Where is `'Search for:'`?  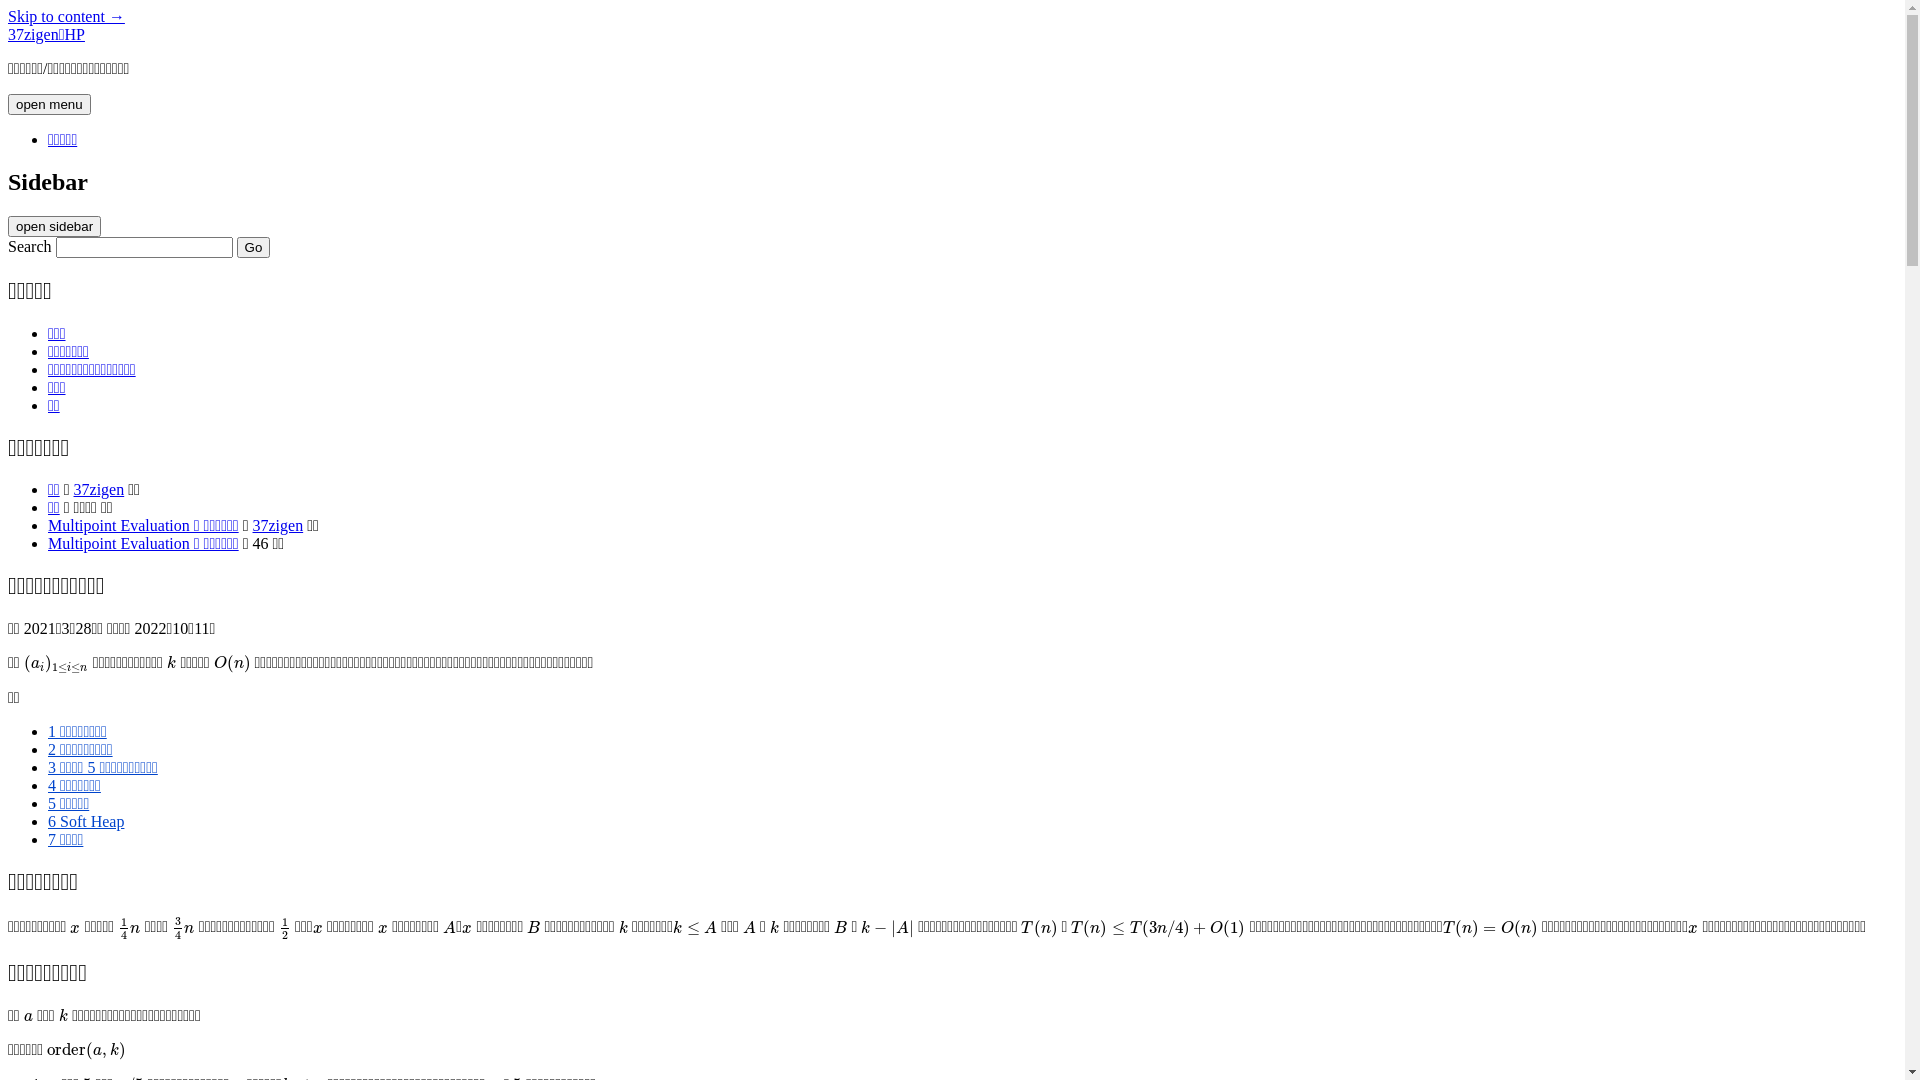 'Search for:' is located at coordinates (143, 246).